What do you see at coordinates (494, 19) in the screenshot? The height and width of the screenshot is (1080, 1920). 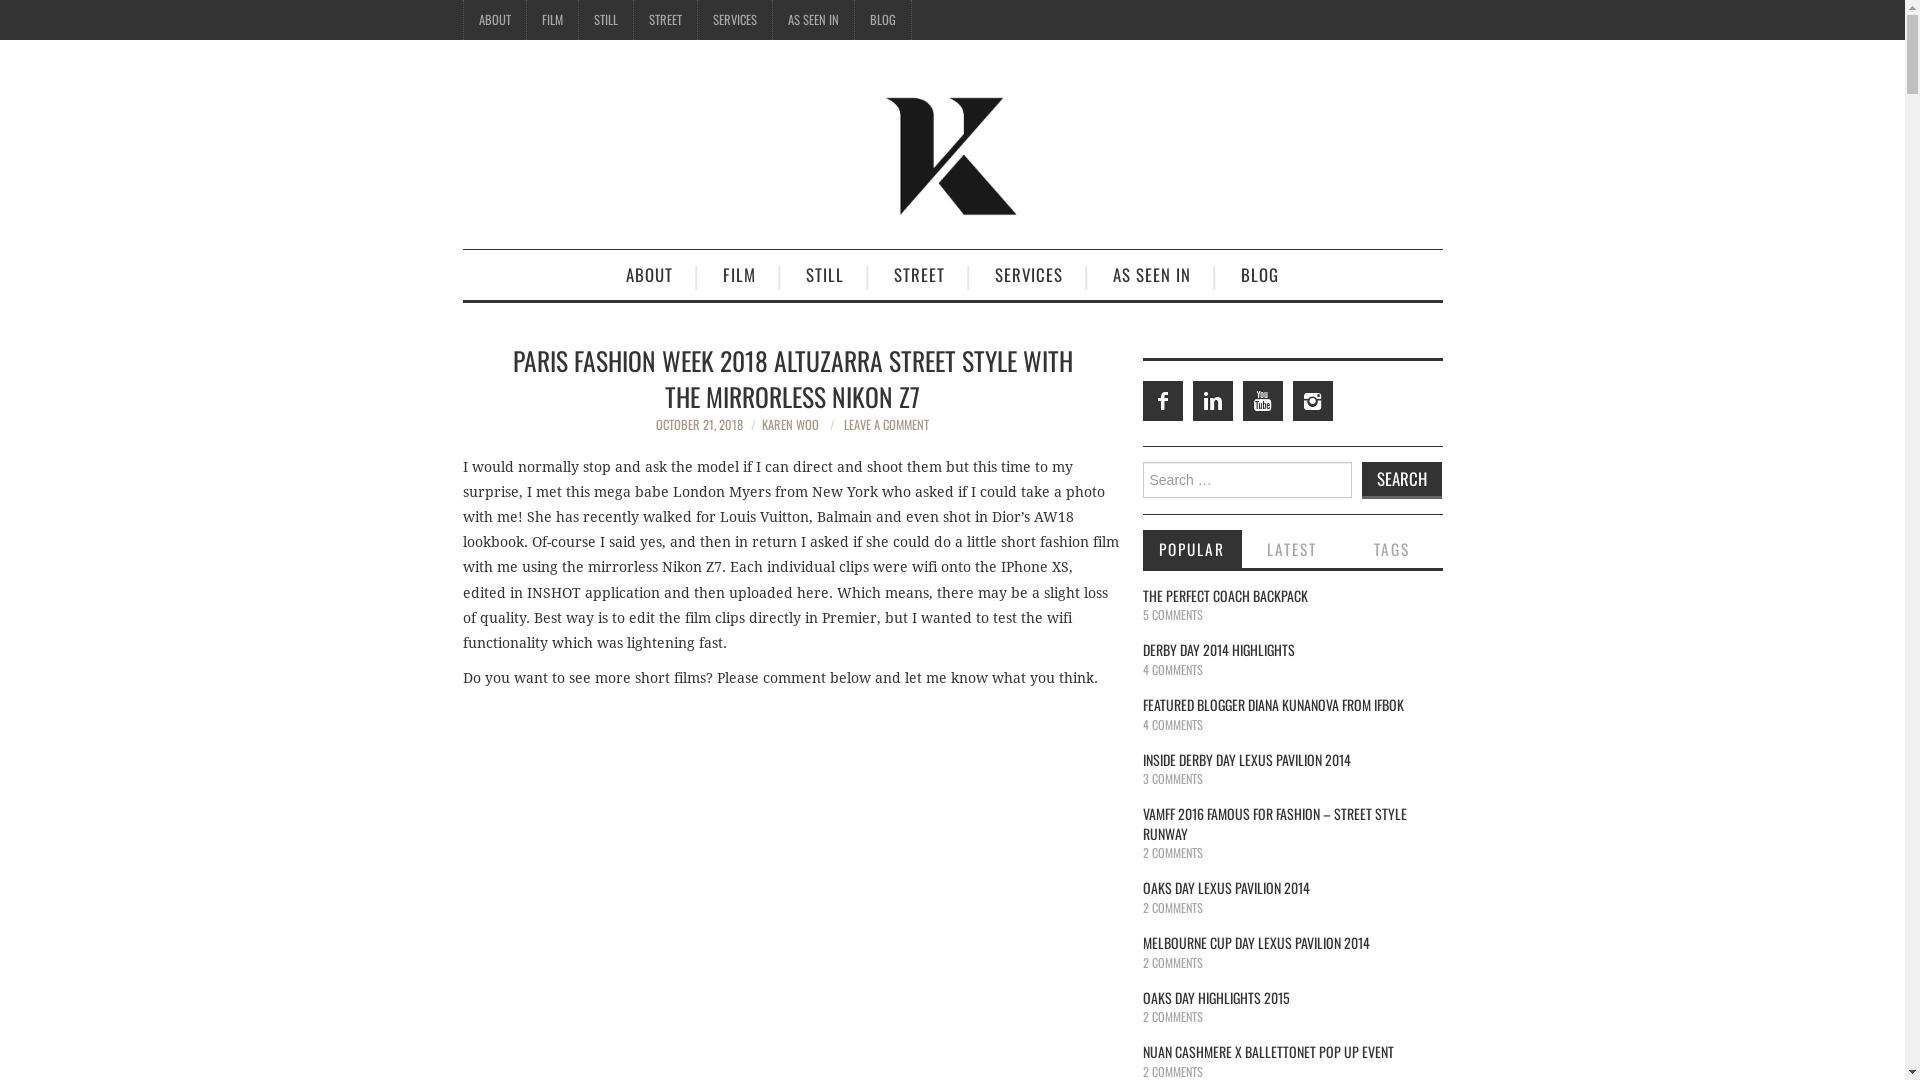 I see `'ABOUT'` at bounding box center [494, 19].